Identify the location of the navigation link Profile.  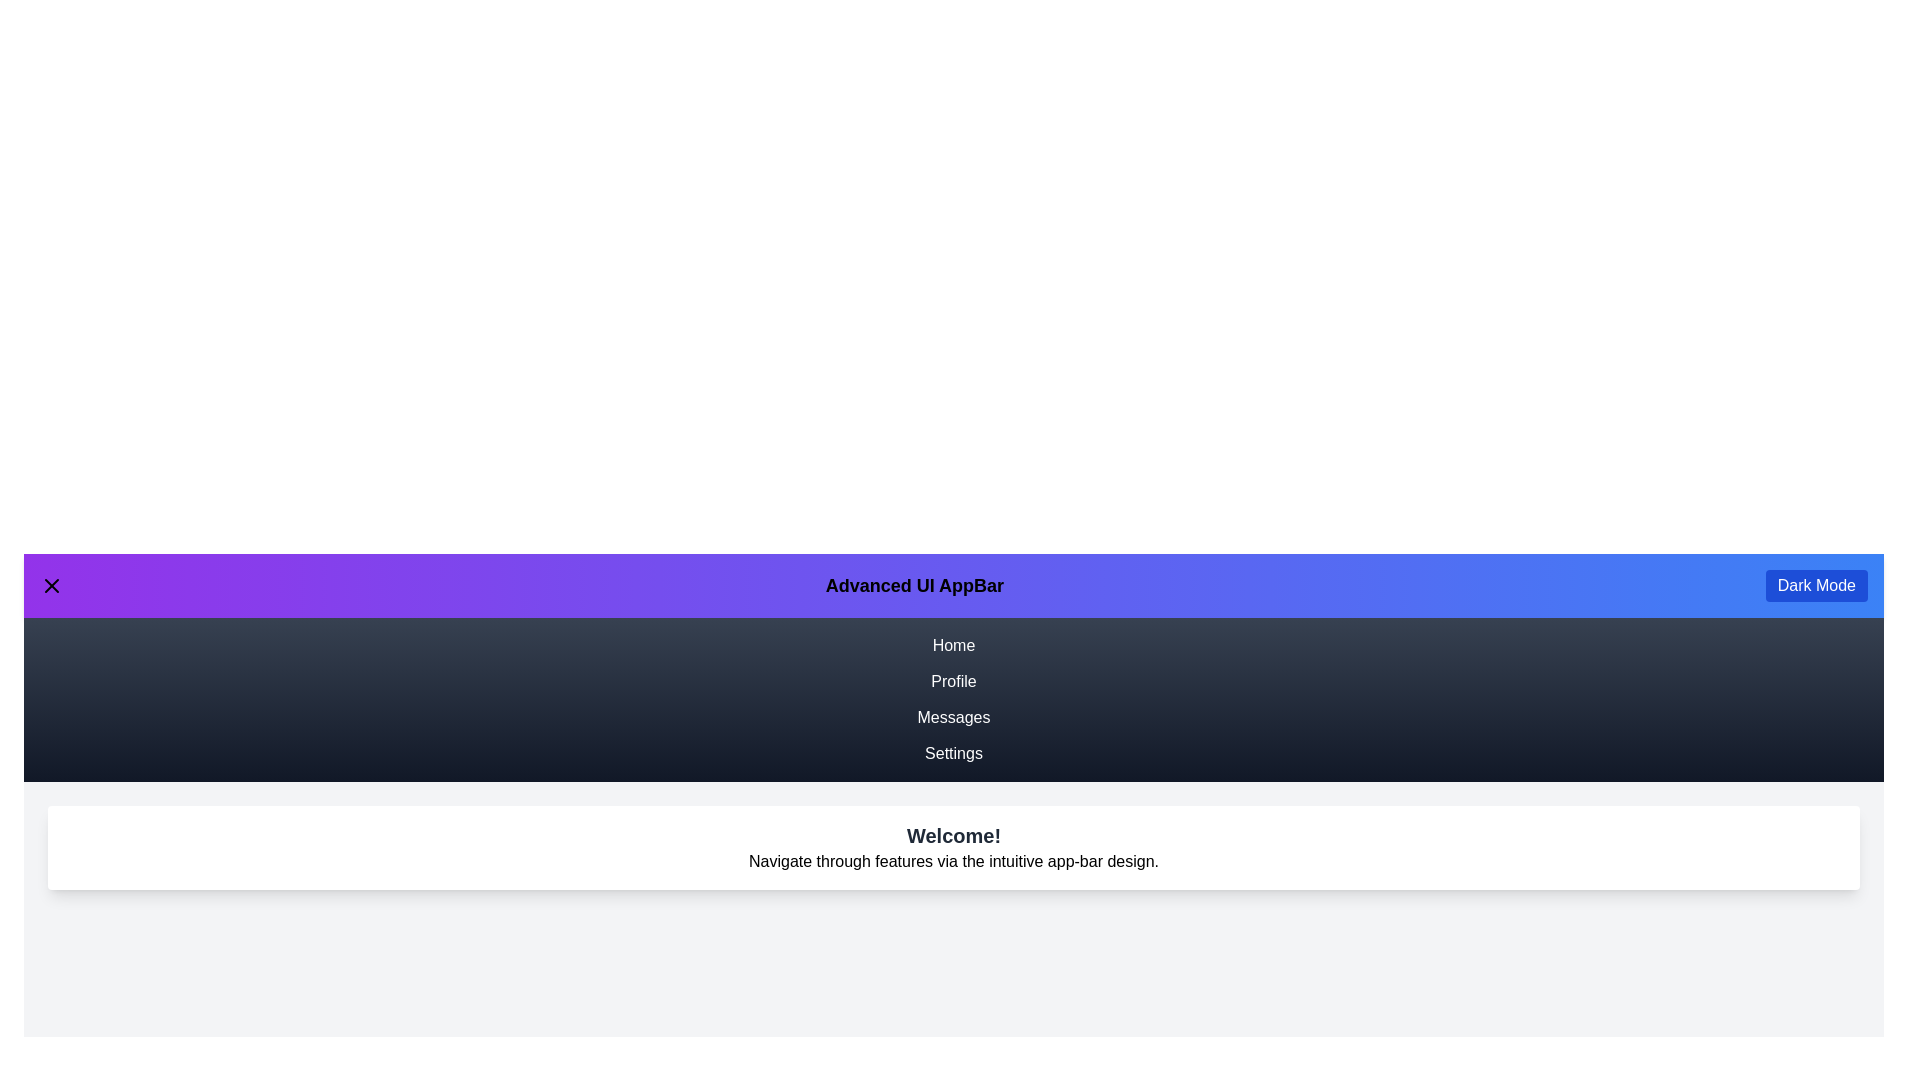
(953, 681).